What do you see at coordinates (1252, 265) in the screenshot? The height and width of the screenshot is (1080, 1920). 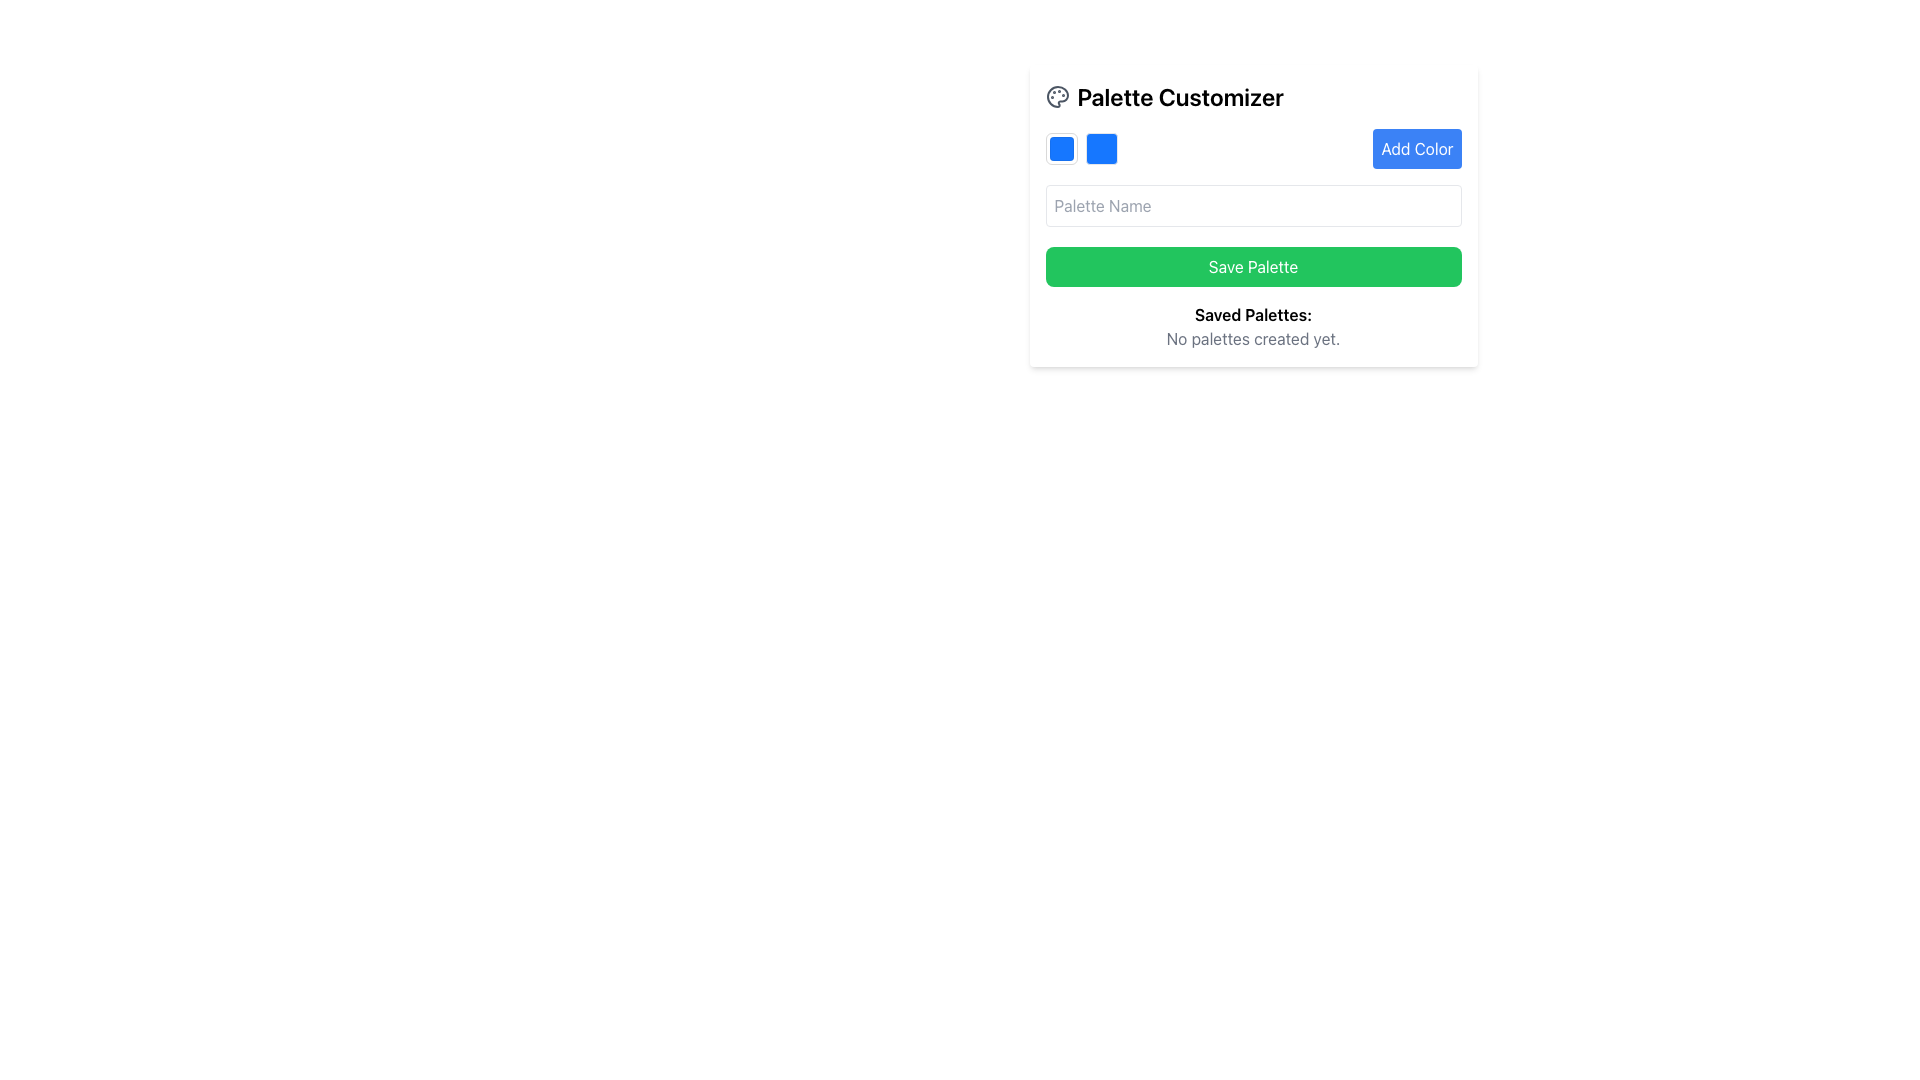 I see `the rectangular green button labeled 'Save Palette' to observe its hover effect` at bounding box center [1252, 265].